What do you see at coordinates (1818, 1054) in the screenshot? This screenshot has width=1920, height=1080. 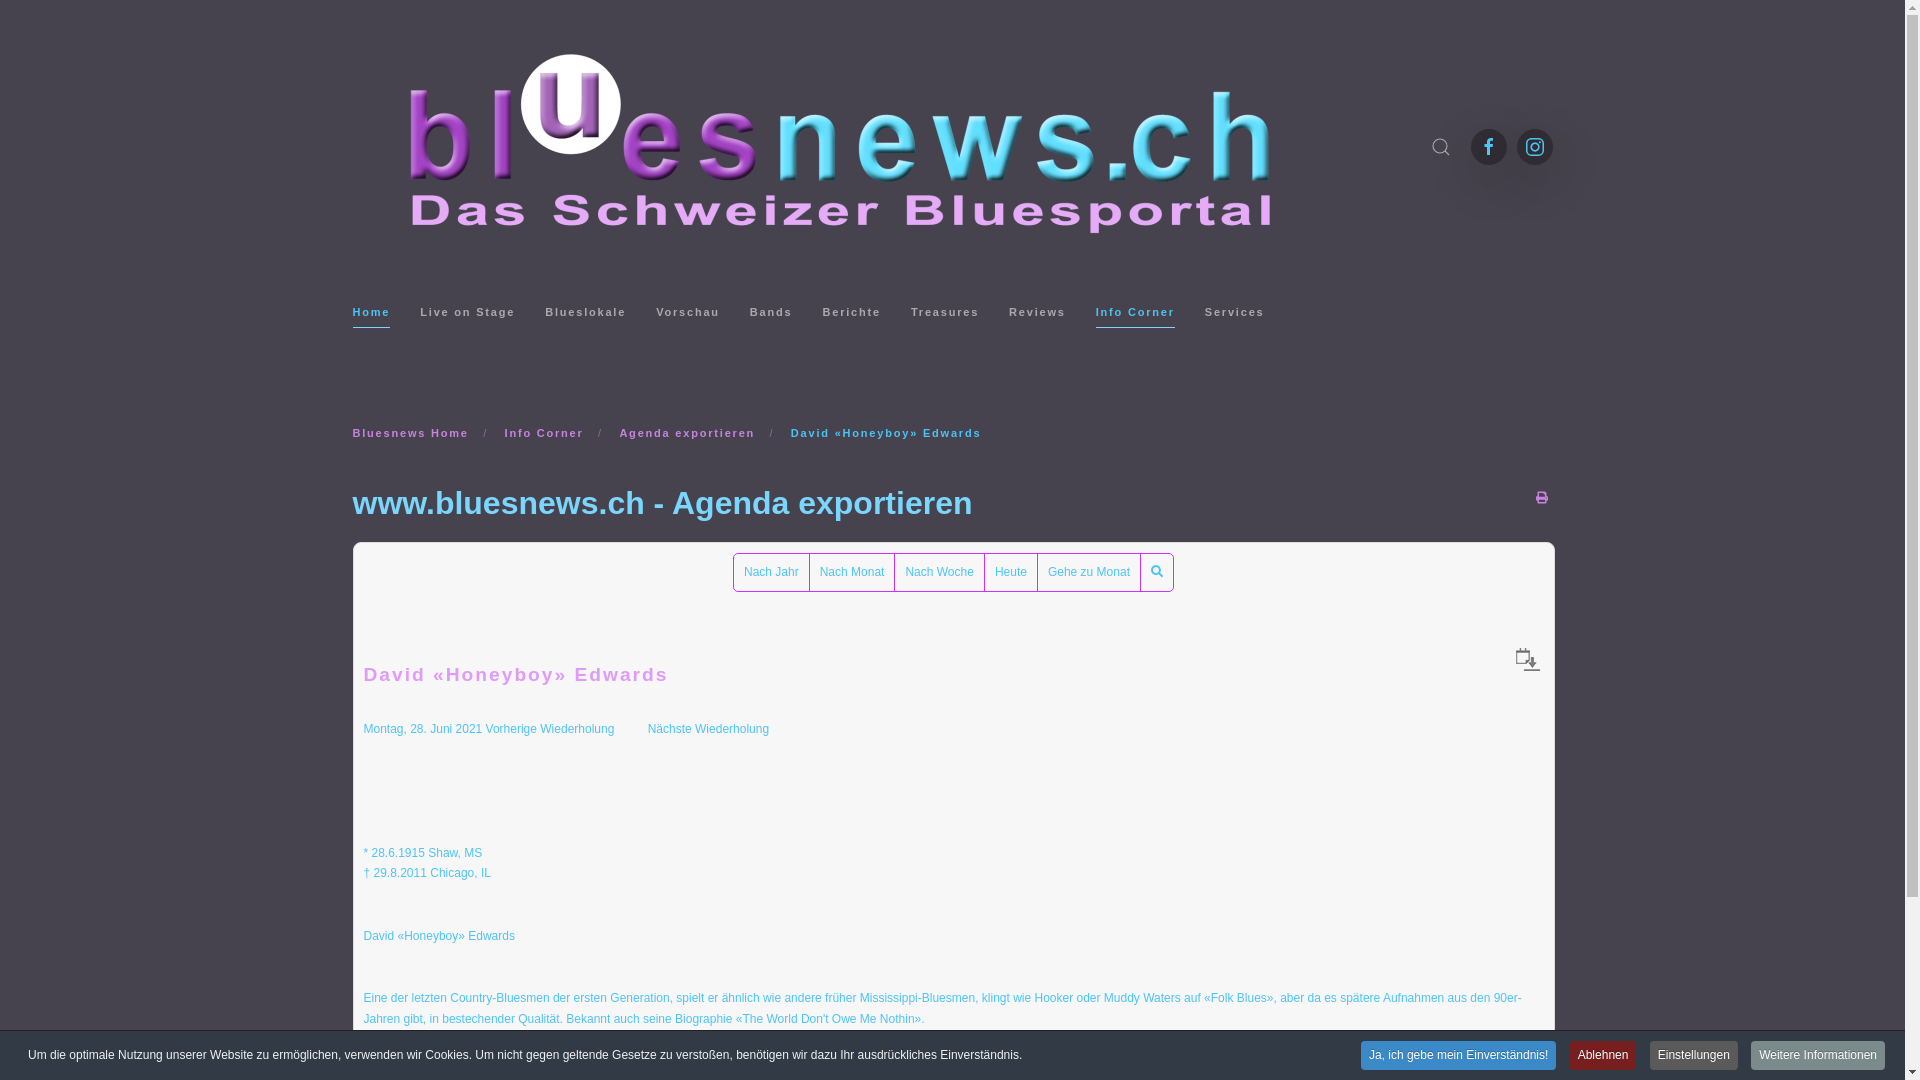 I see `'Weitere Informationen'` at bounding box center [1818, 1054].